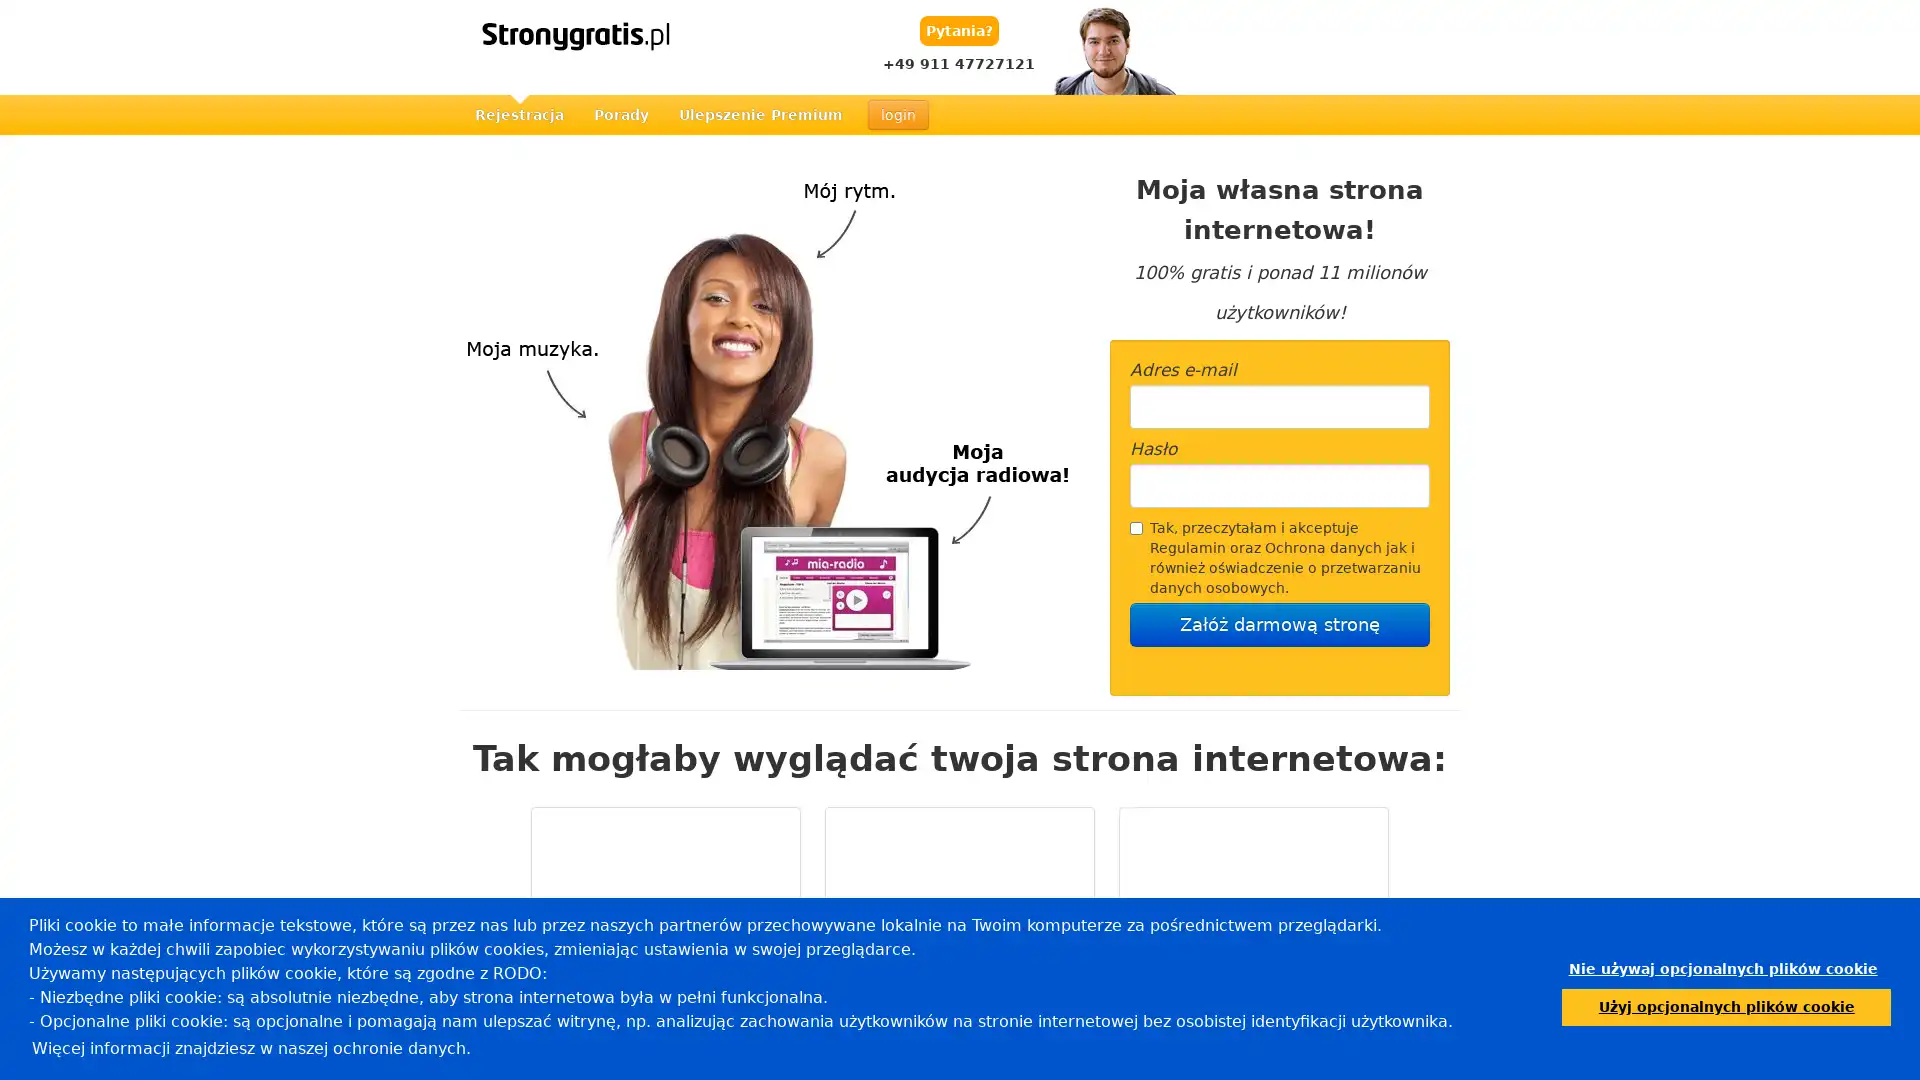 This screenshot has width=1920, height=1080. Describe the element at coordinates (1280, 623) in the screenshot. I see `Zaoz darmowa strone` at that location.